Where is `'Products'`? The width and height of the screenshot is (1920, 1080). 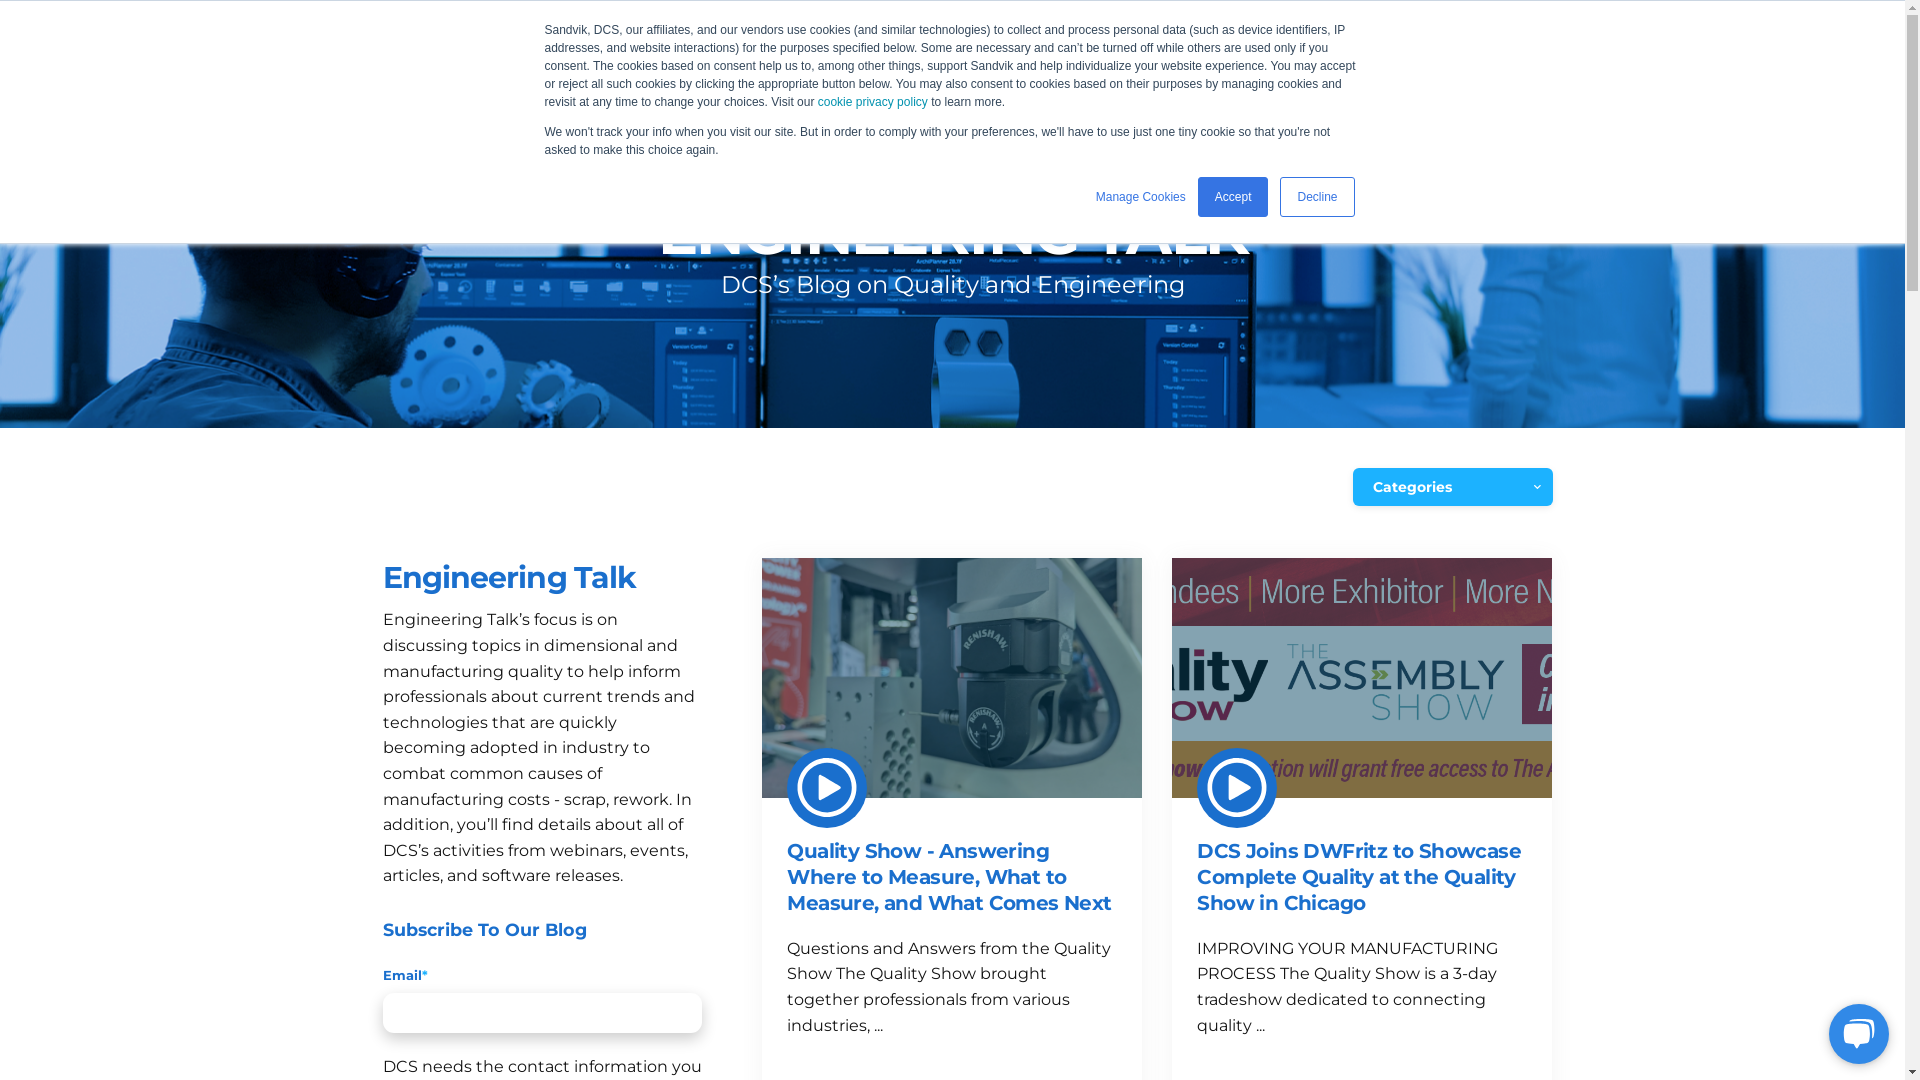 'Products' is located at coordinates (646, 78).